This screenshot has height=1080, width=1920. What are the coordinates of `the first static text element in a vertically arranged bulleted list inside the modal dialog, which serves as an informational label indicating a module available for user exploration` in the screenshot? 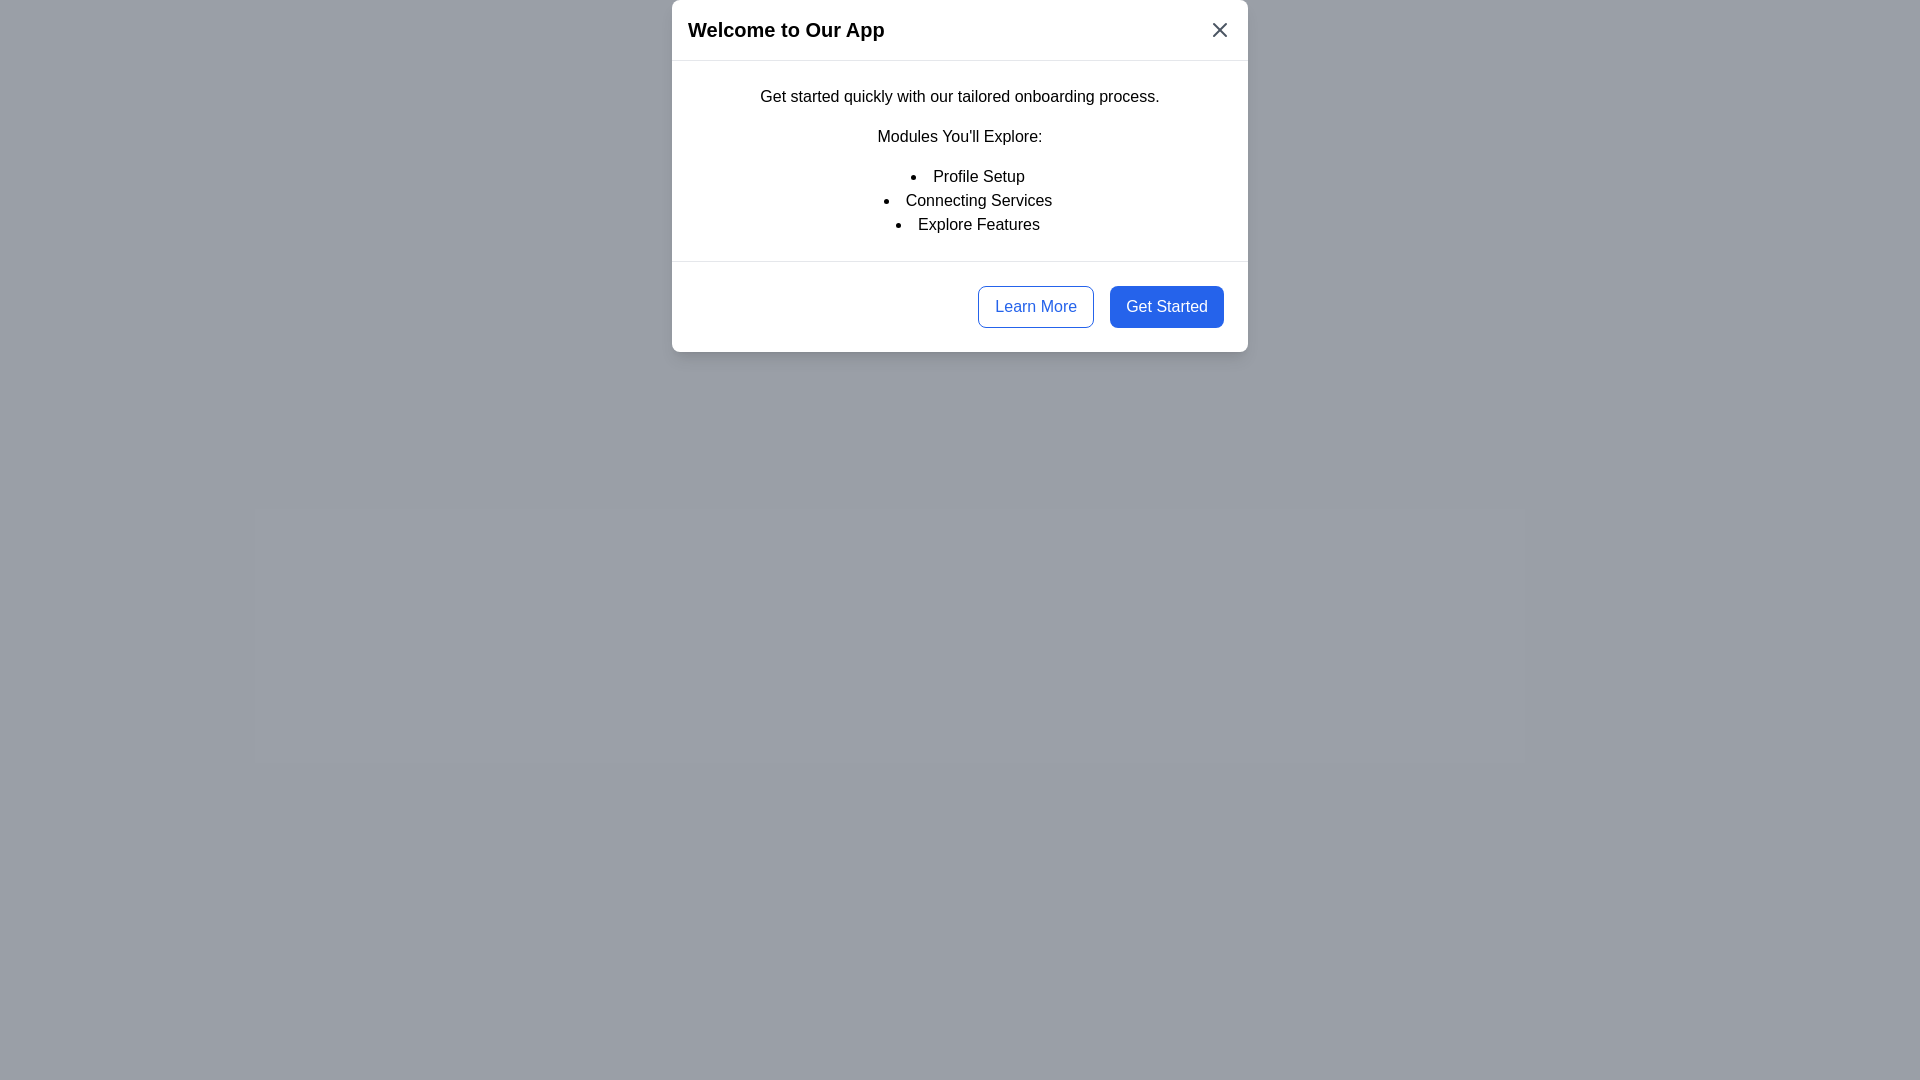 It's located at (968, 176).